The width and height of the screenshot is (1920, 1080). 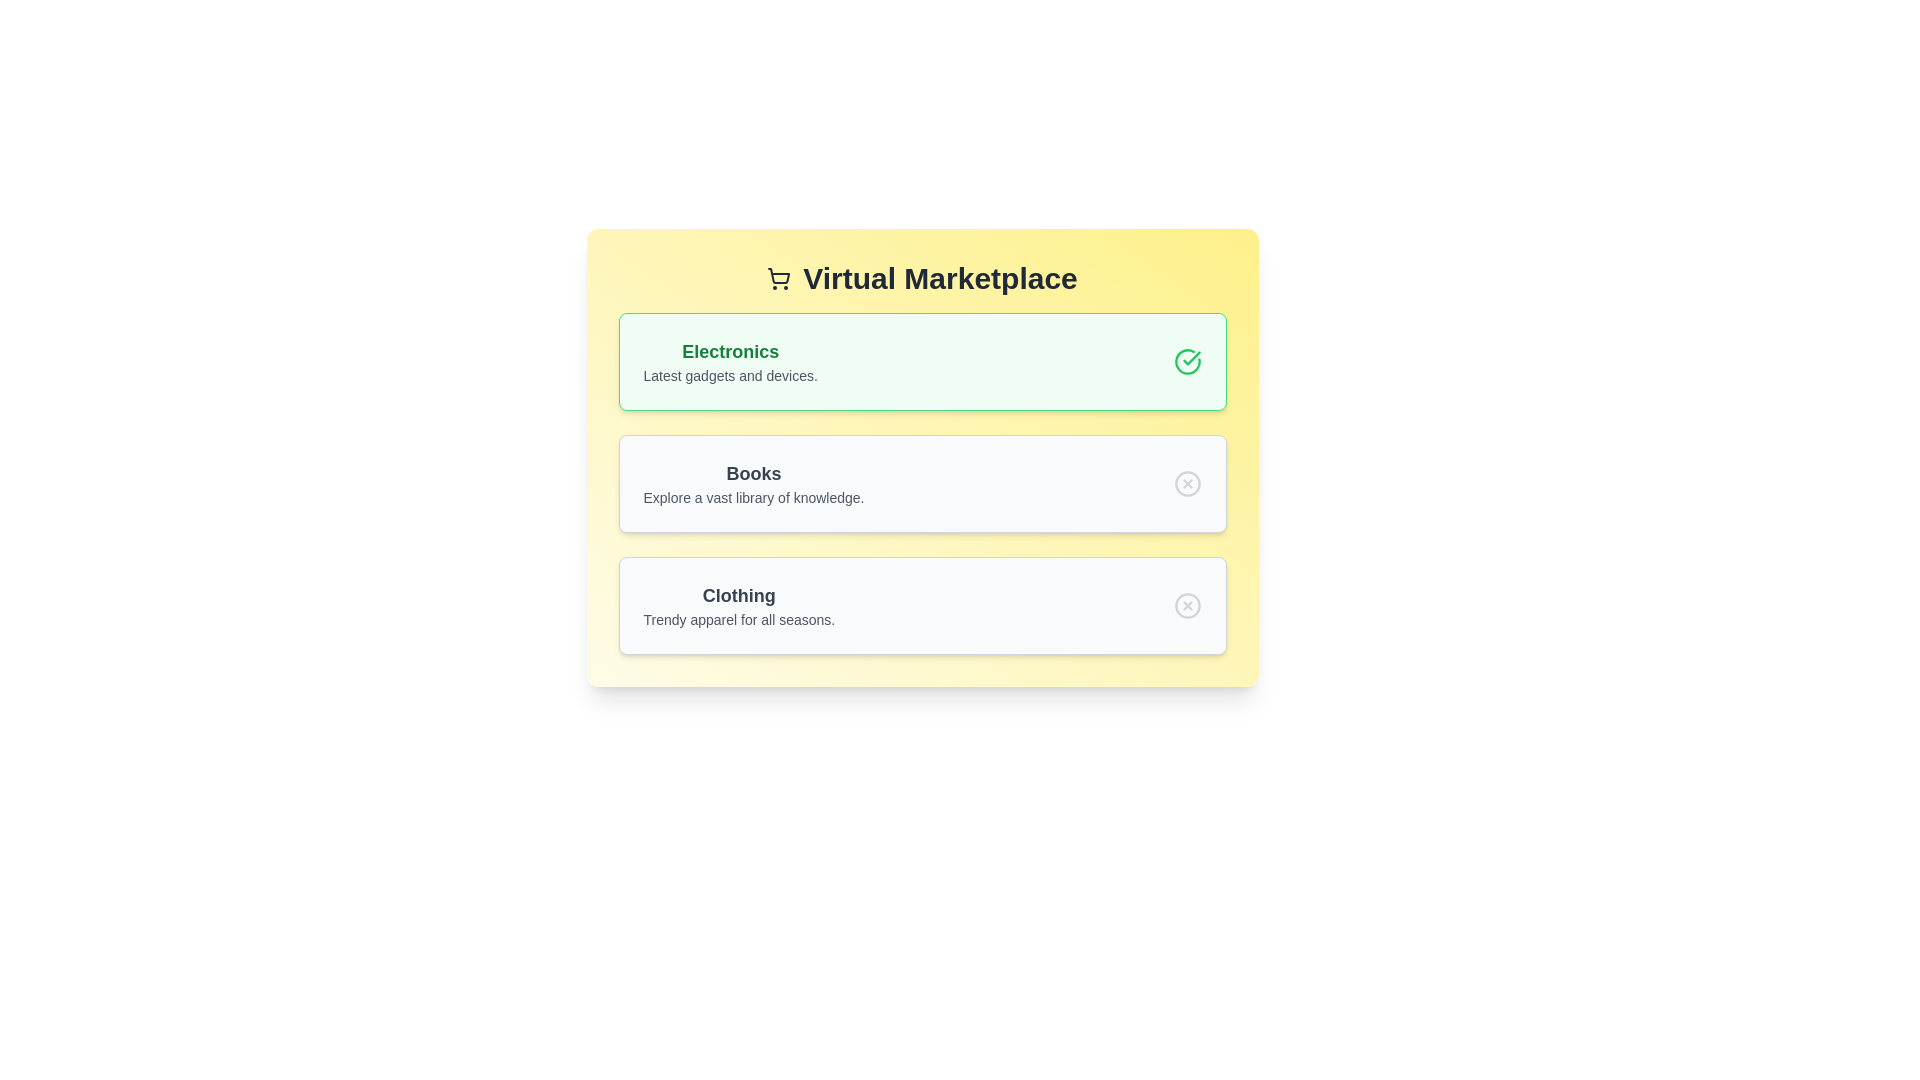 What do you see at coordinates (1187, 483) in the screenshot?
I see `the icon next to the category Books to toggle its state` at bounding box center [1187, 483].